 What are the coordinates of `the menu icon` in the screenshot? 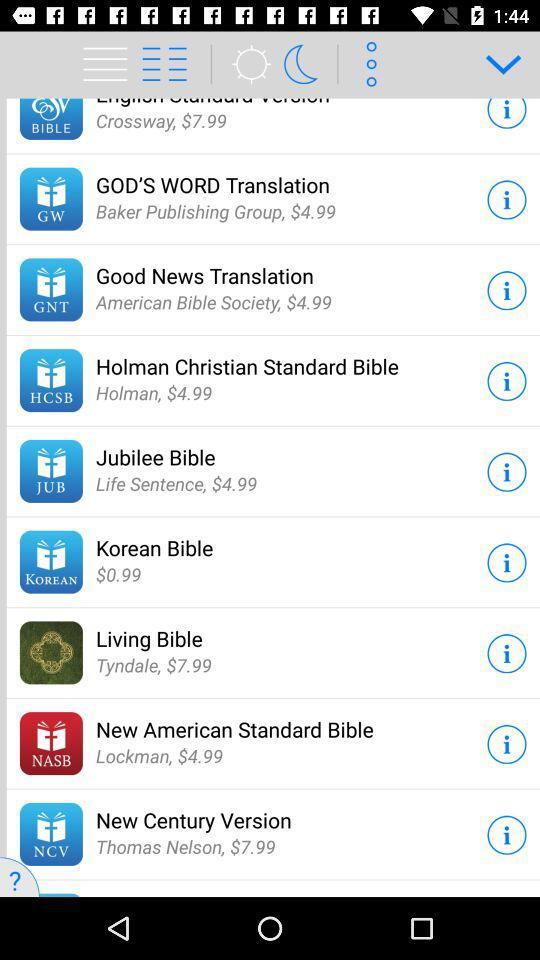 It's located at (108, 64).